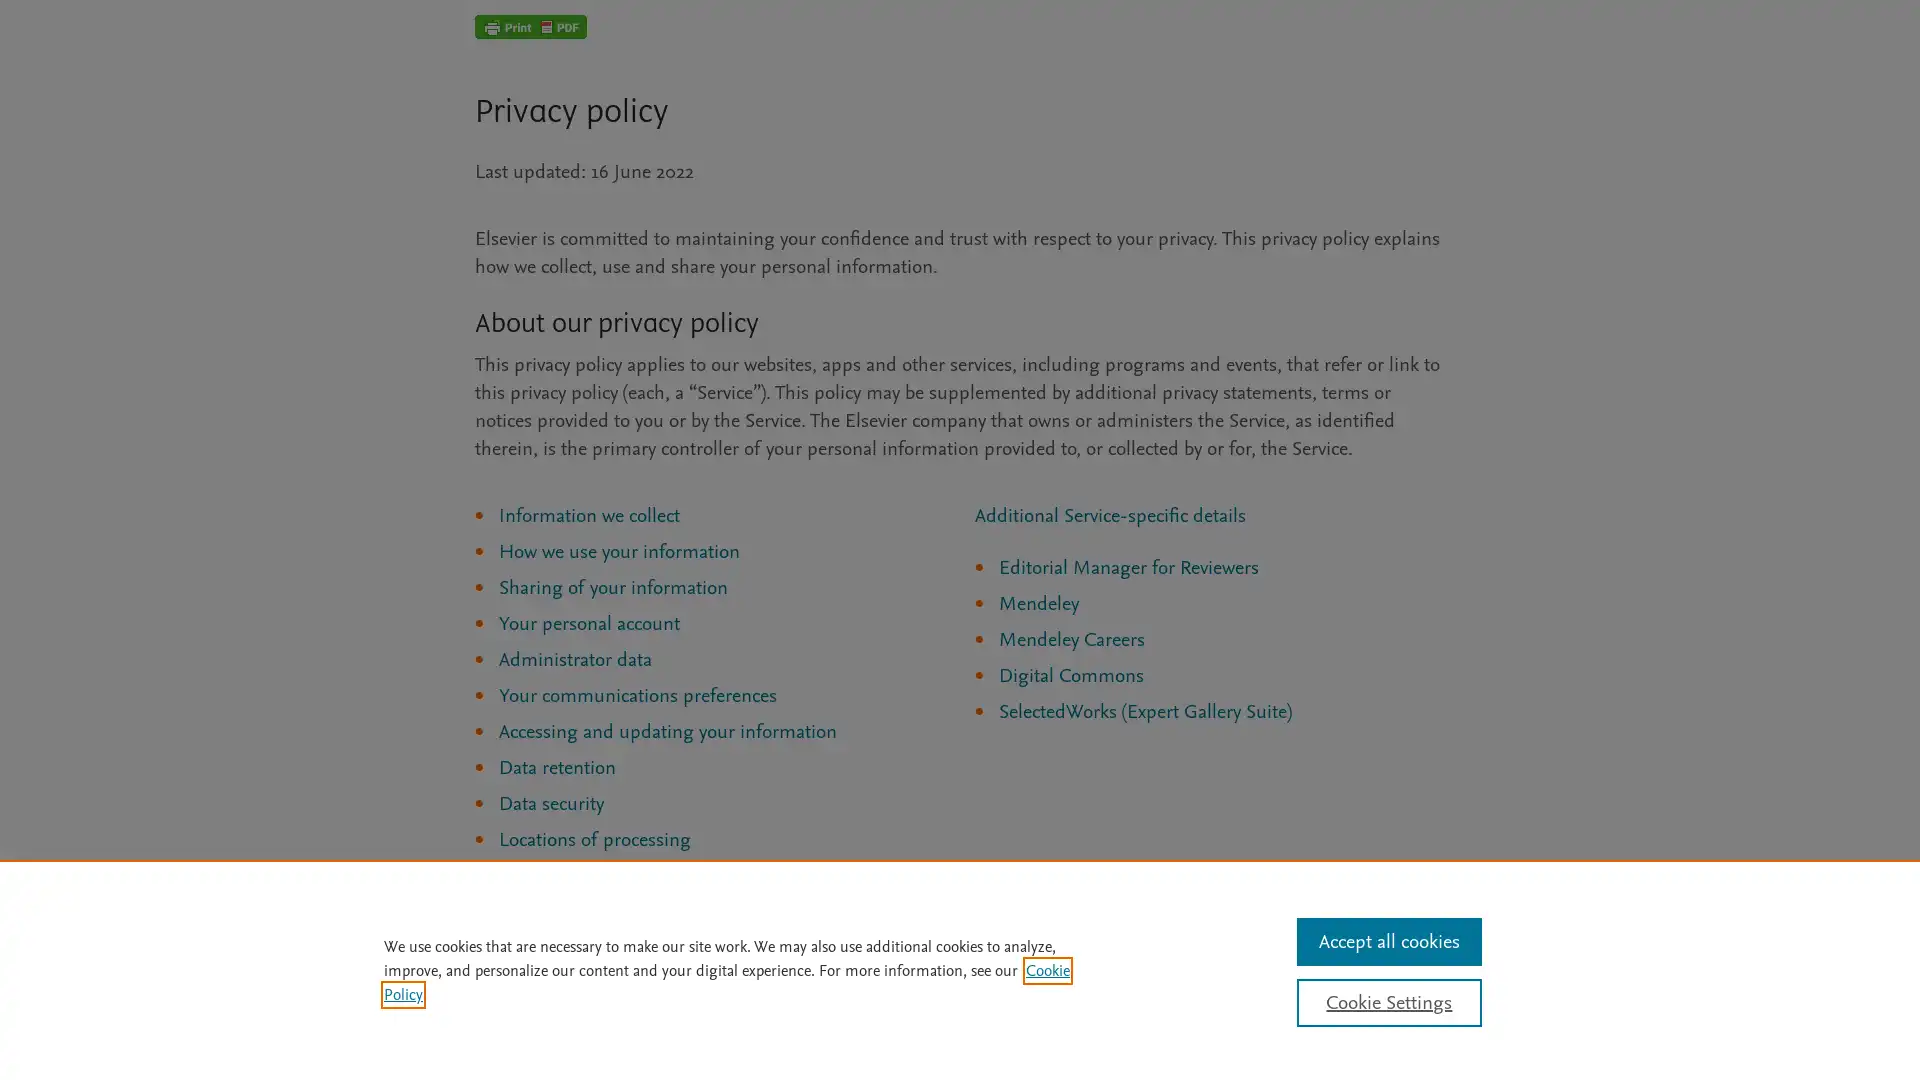 This screenshot has width=1920, height=1080. What do you see at coordinates (1387, 1002) in the screenshot?
I see `Cookie Settings` at bounding box center [1387, 1002].